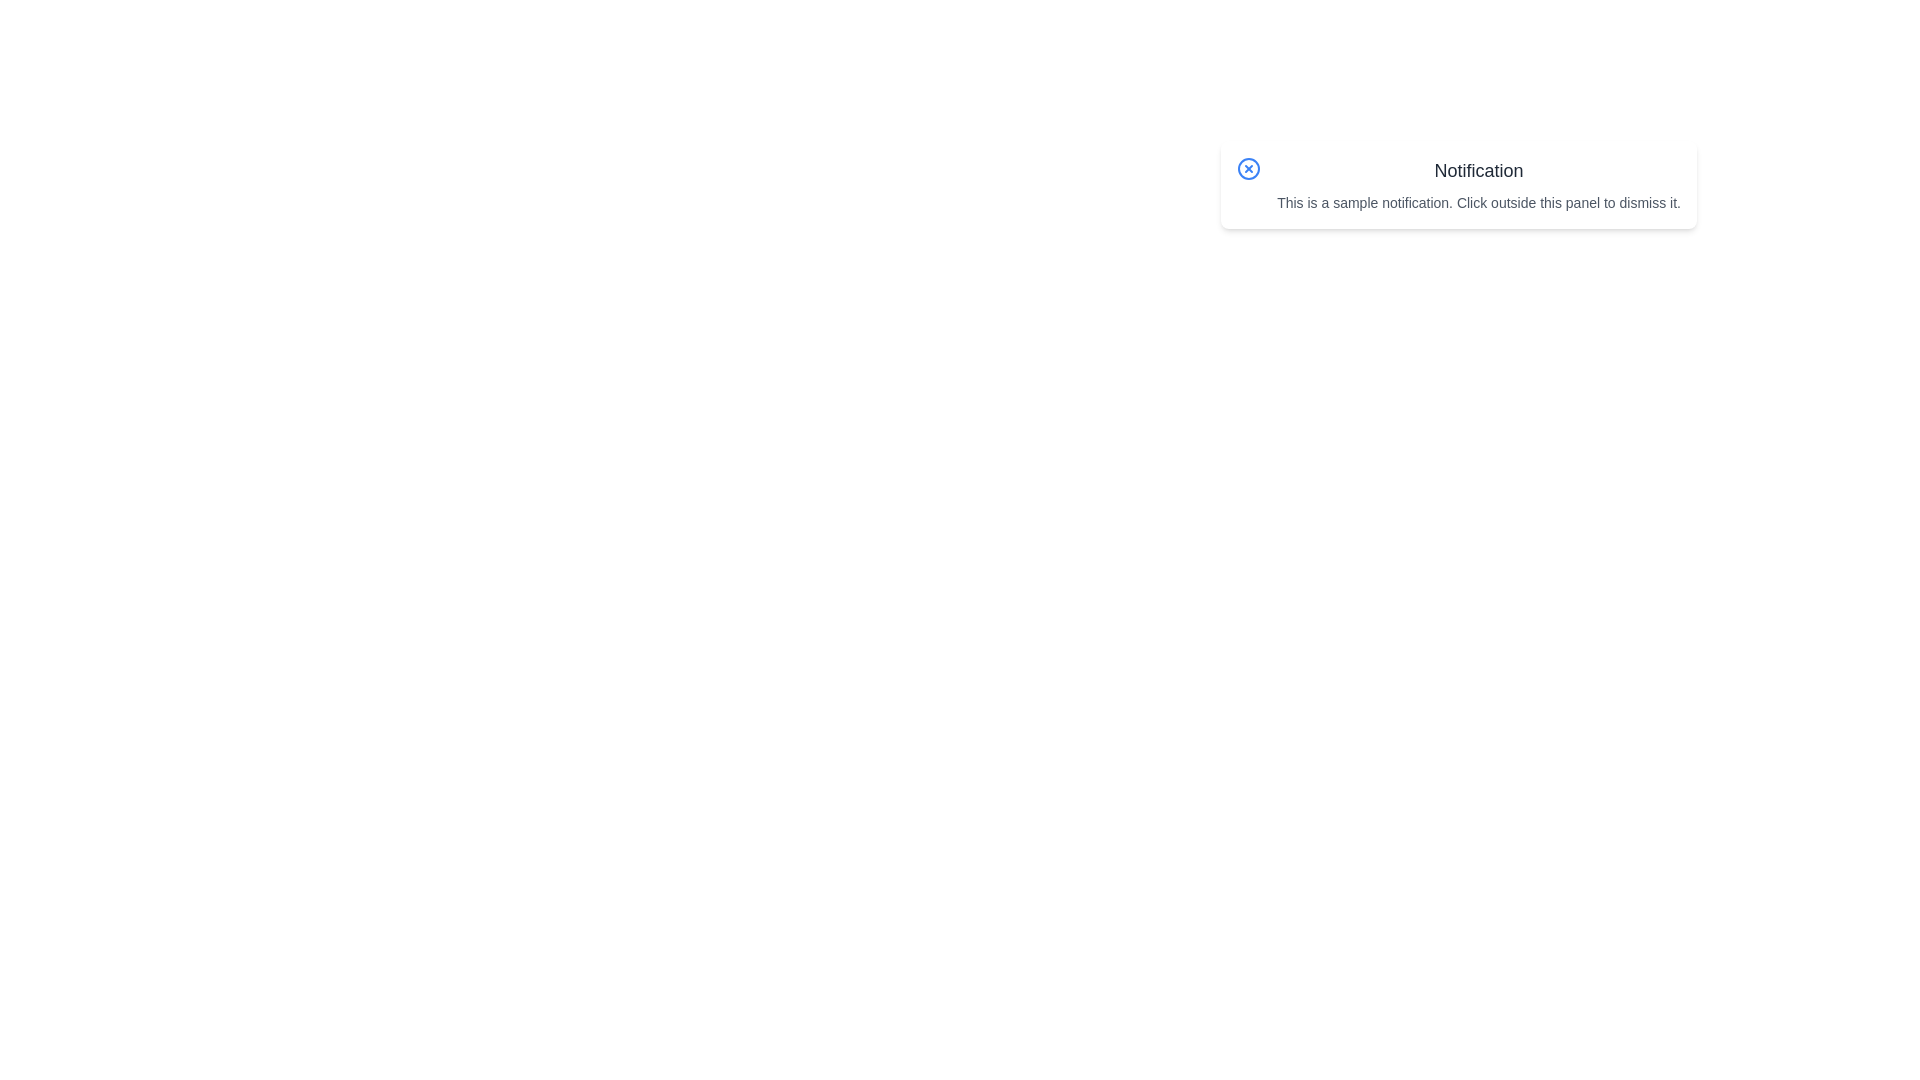 The height and width of the screenshot is (1080, 1920). What do you see at coordinates (1479, 169) in the screenshot?
I see `static text heading element displaying 'Notification', which is bold and large, positioned at the top of the notification message panel` at bounding box center [1479, 169].